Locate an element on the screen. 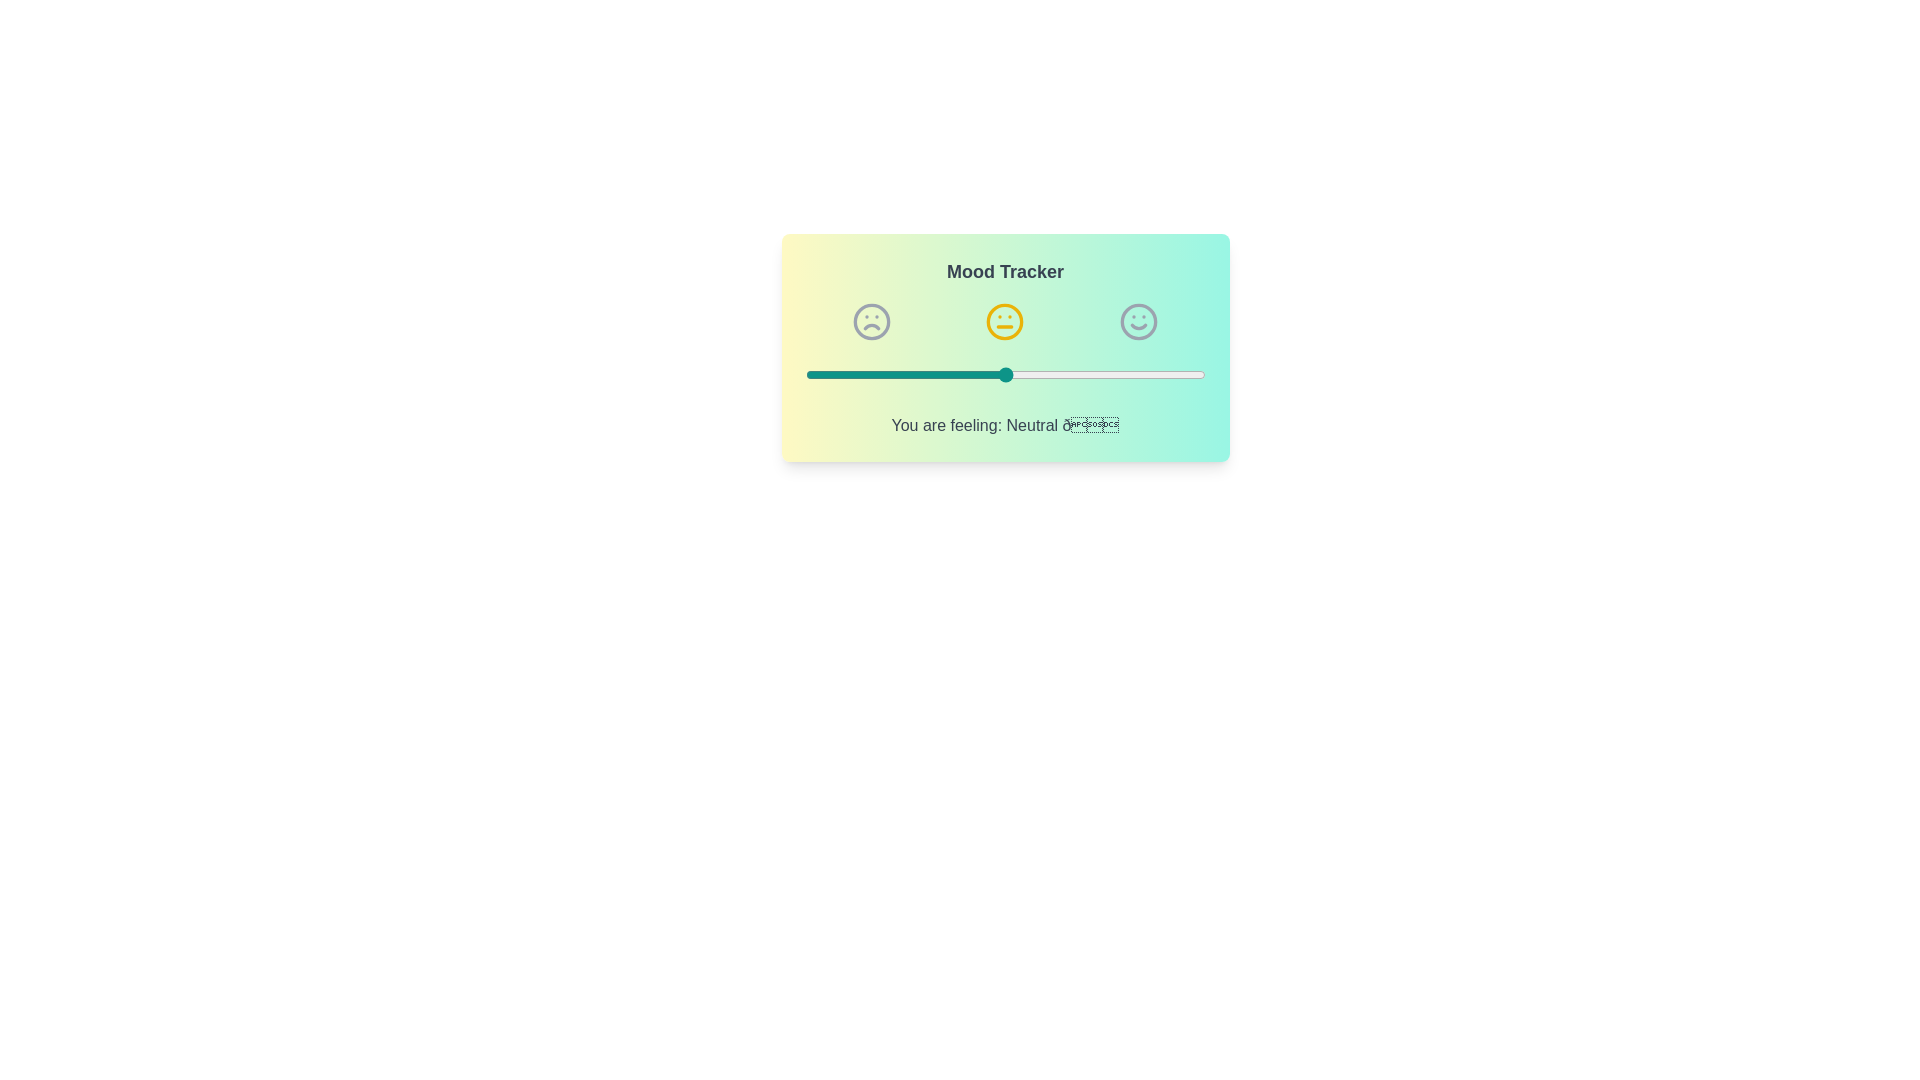  the mood icon corresponding to Neutral is located at coordinates (1005, 320).